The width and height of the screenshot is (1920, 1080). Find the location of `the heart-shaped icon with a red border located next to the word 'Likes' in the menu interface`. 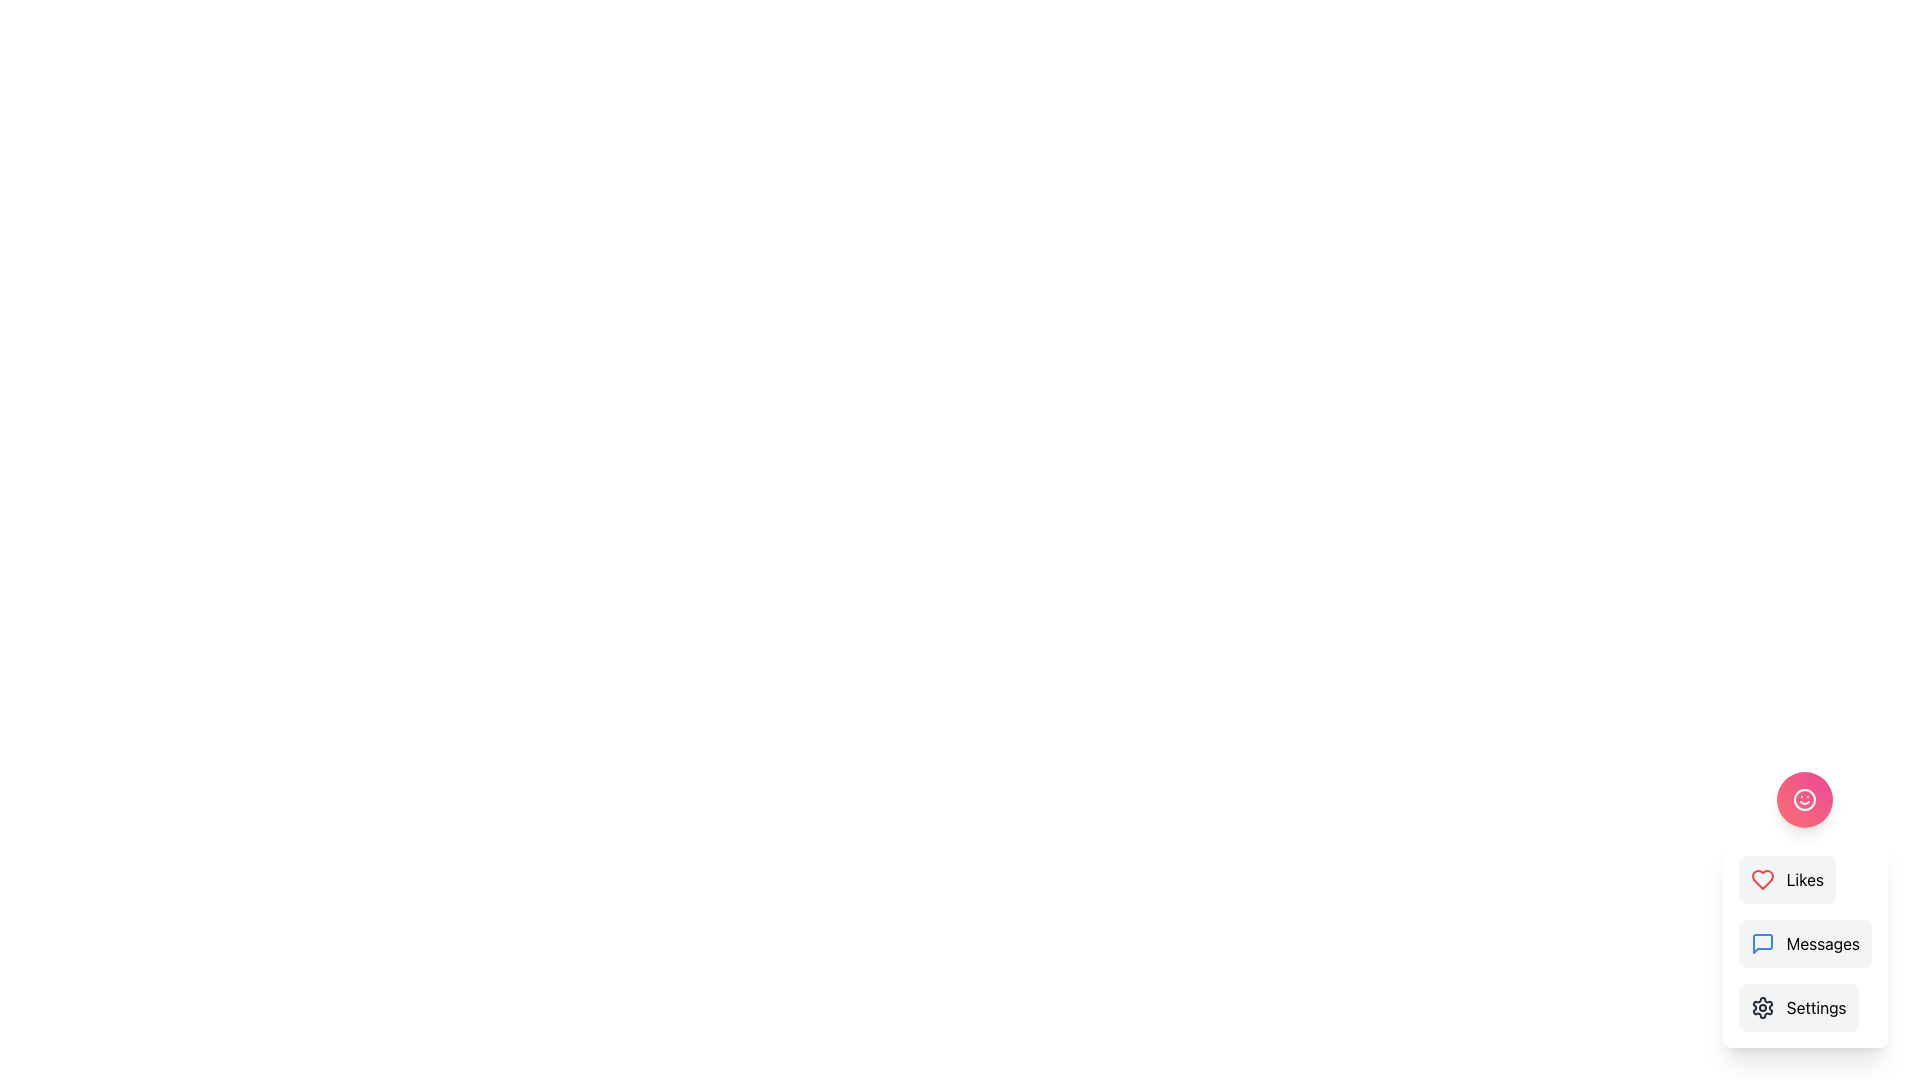

the heart-shaped icon with a red border located next to the word 'Likes' in the menu interface is located at coordinates (1762, 878).